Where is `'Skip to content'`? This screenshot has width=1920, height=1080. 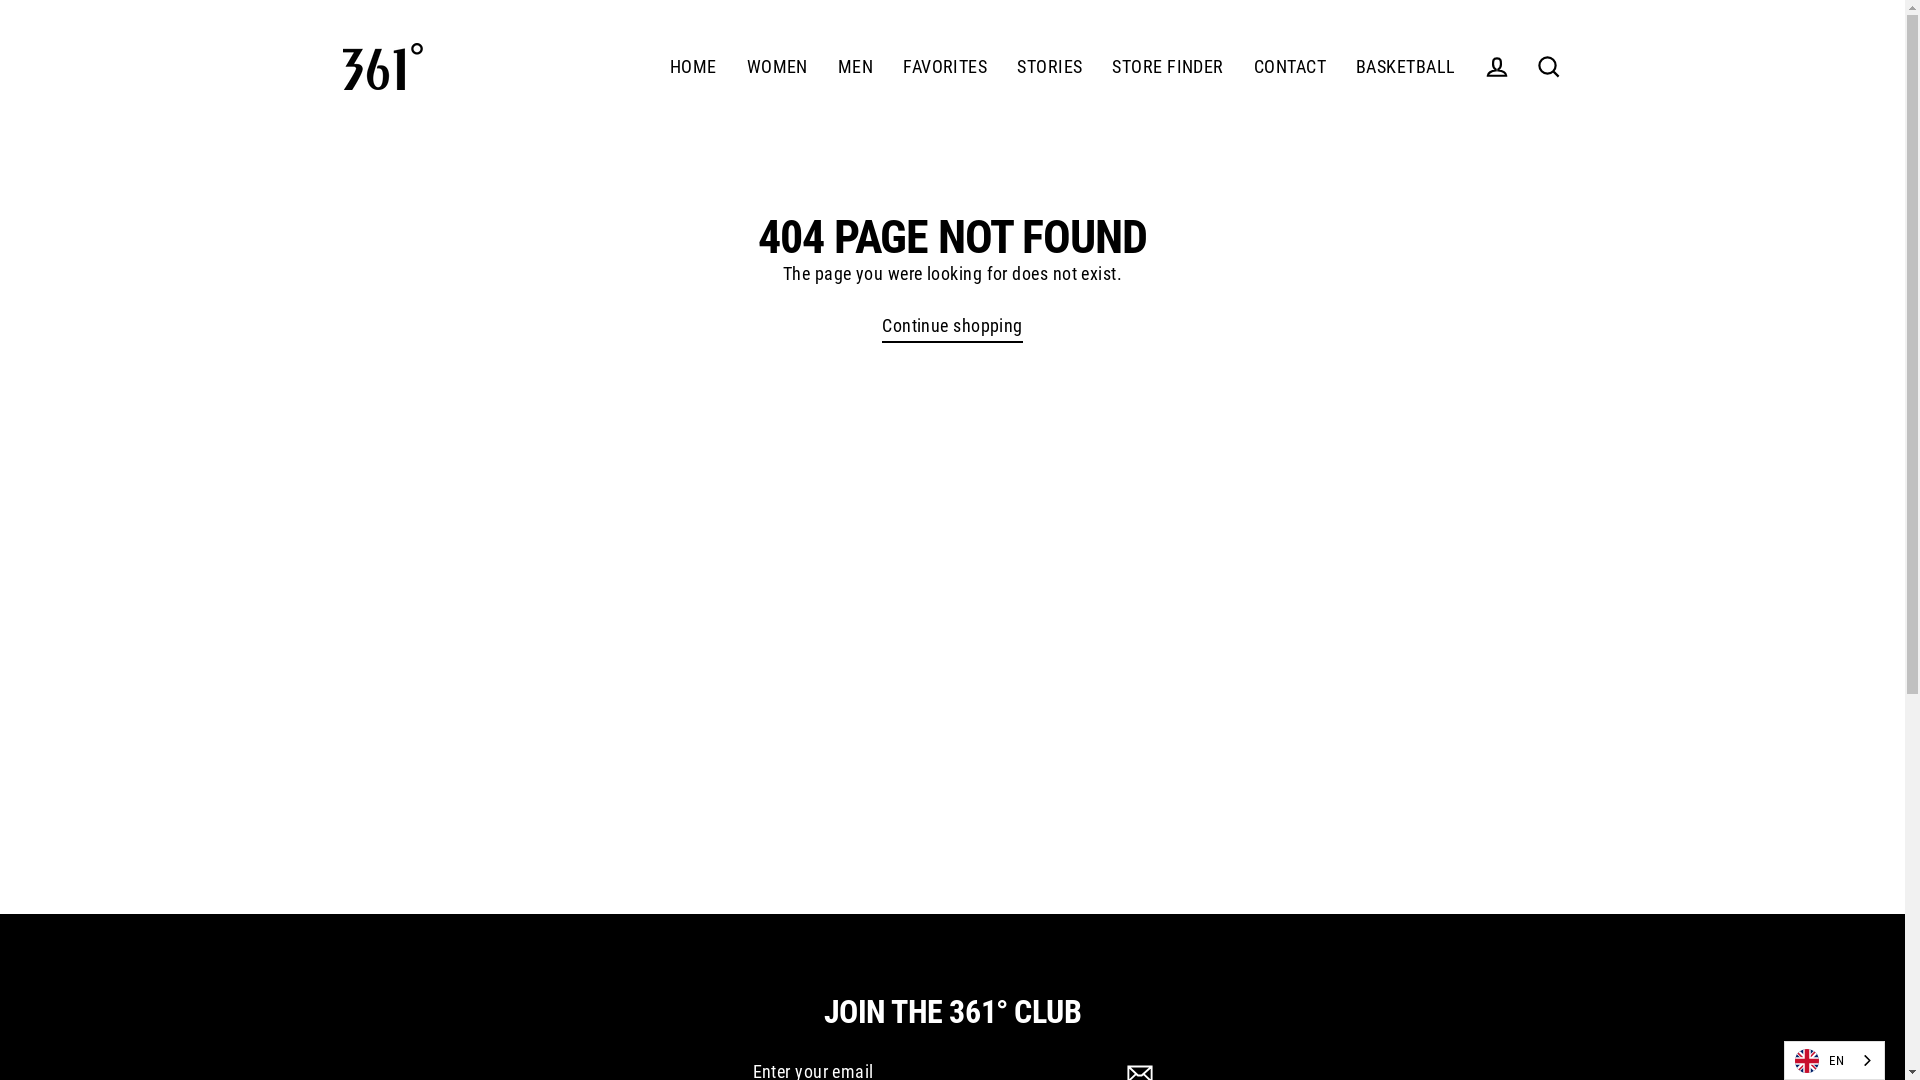 'Skip to content' is located at coordinates (0, 0).